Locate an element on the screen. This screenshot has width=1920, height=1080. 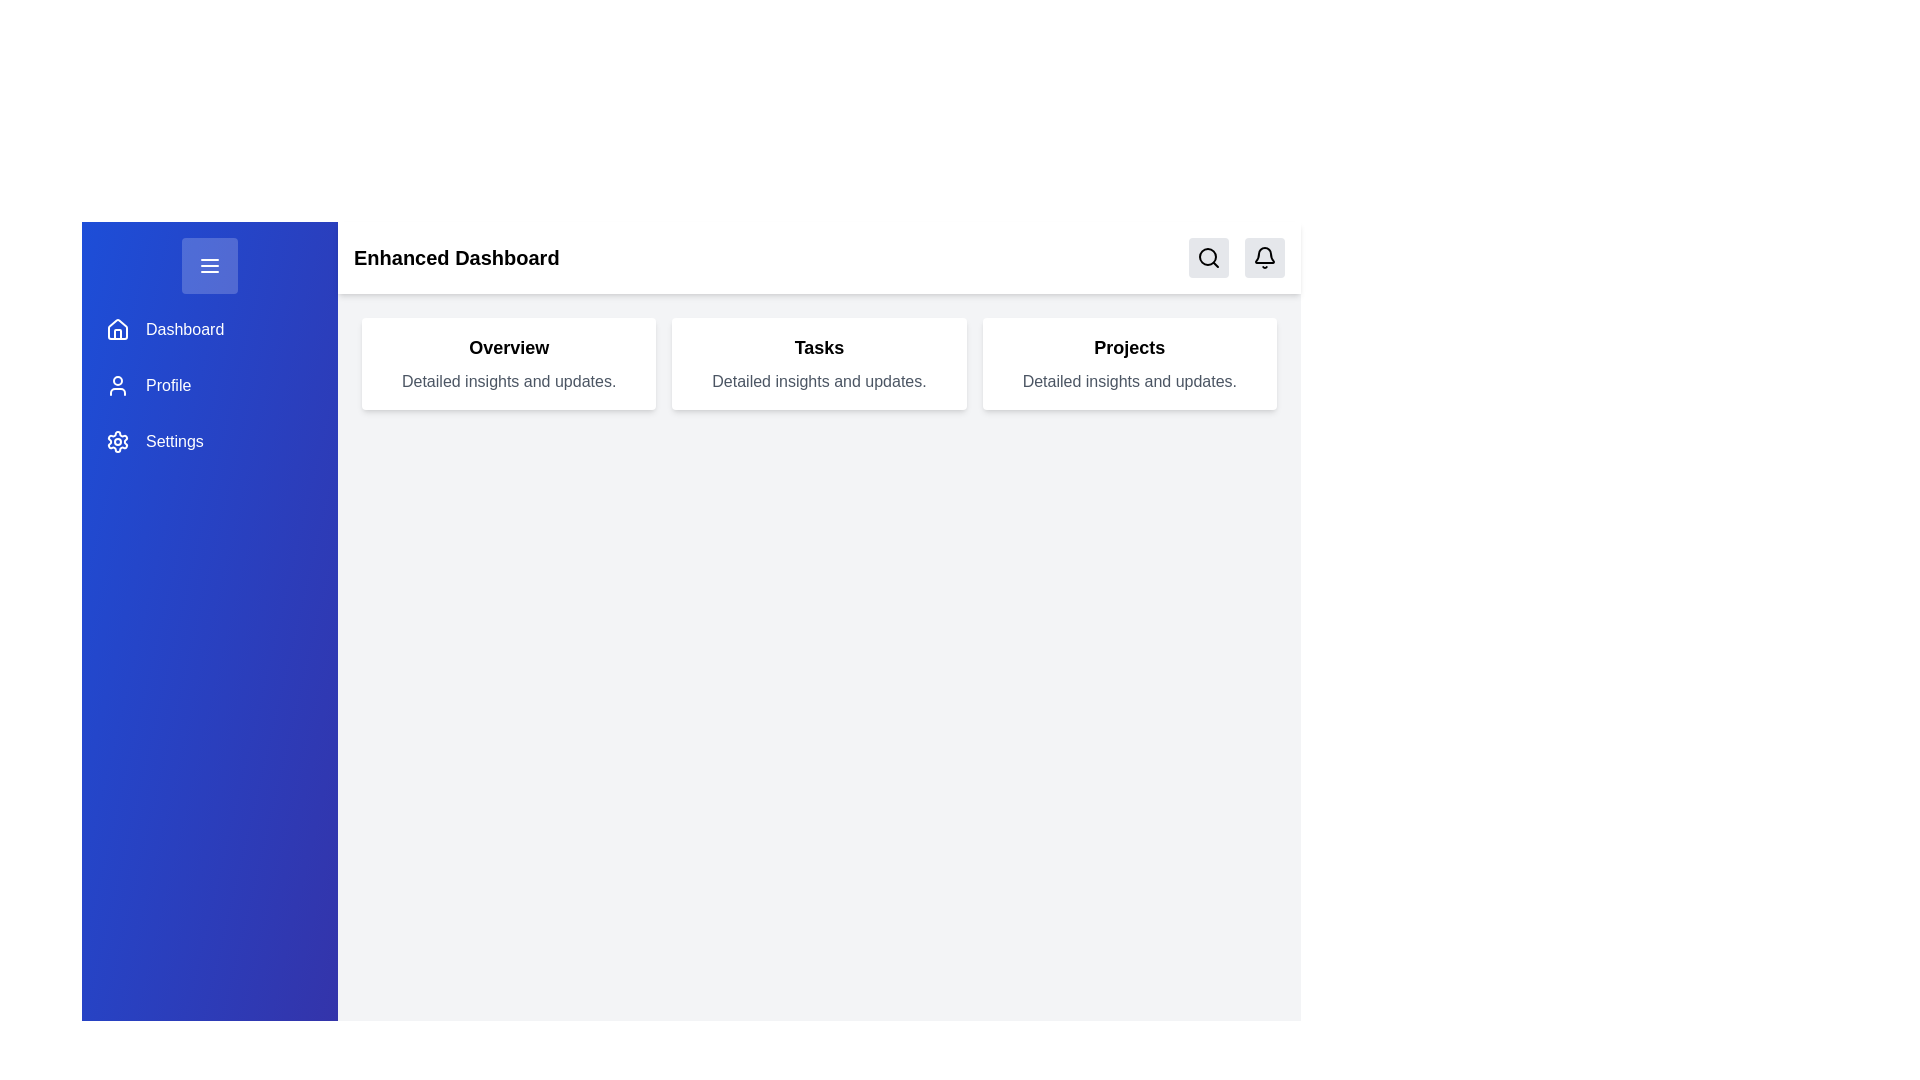
the 'Profile' label in the vertical navigation bar, which is positioned below 'Dashboard' and above 'Settings' is located at coordinates (168, 385).